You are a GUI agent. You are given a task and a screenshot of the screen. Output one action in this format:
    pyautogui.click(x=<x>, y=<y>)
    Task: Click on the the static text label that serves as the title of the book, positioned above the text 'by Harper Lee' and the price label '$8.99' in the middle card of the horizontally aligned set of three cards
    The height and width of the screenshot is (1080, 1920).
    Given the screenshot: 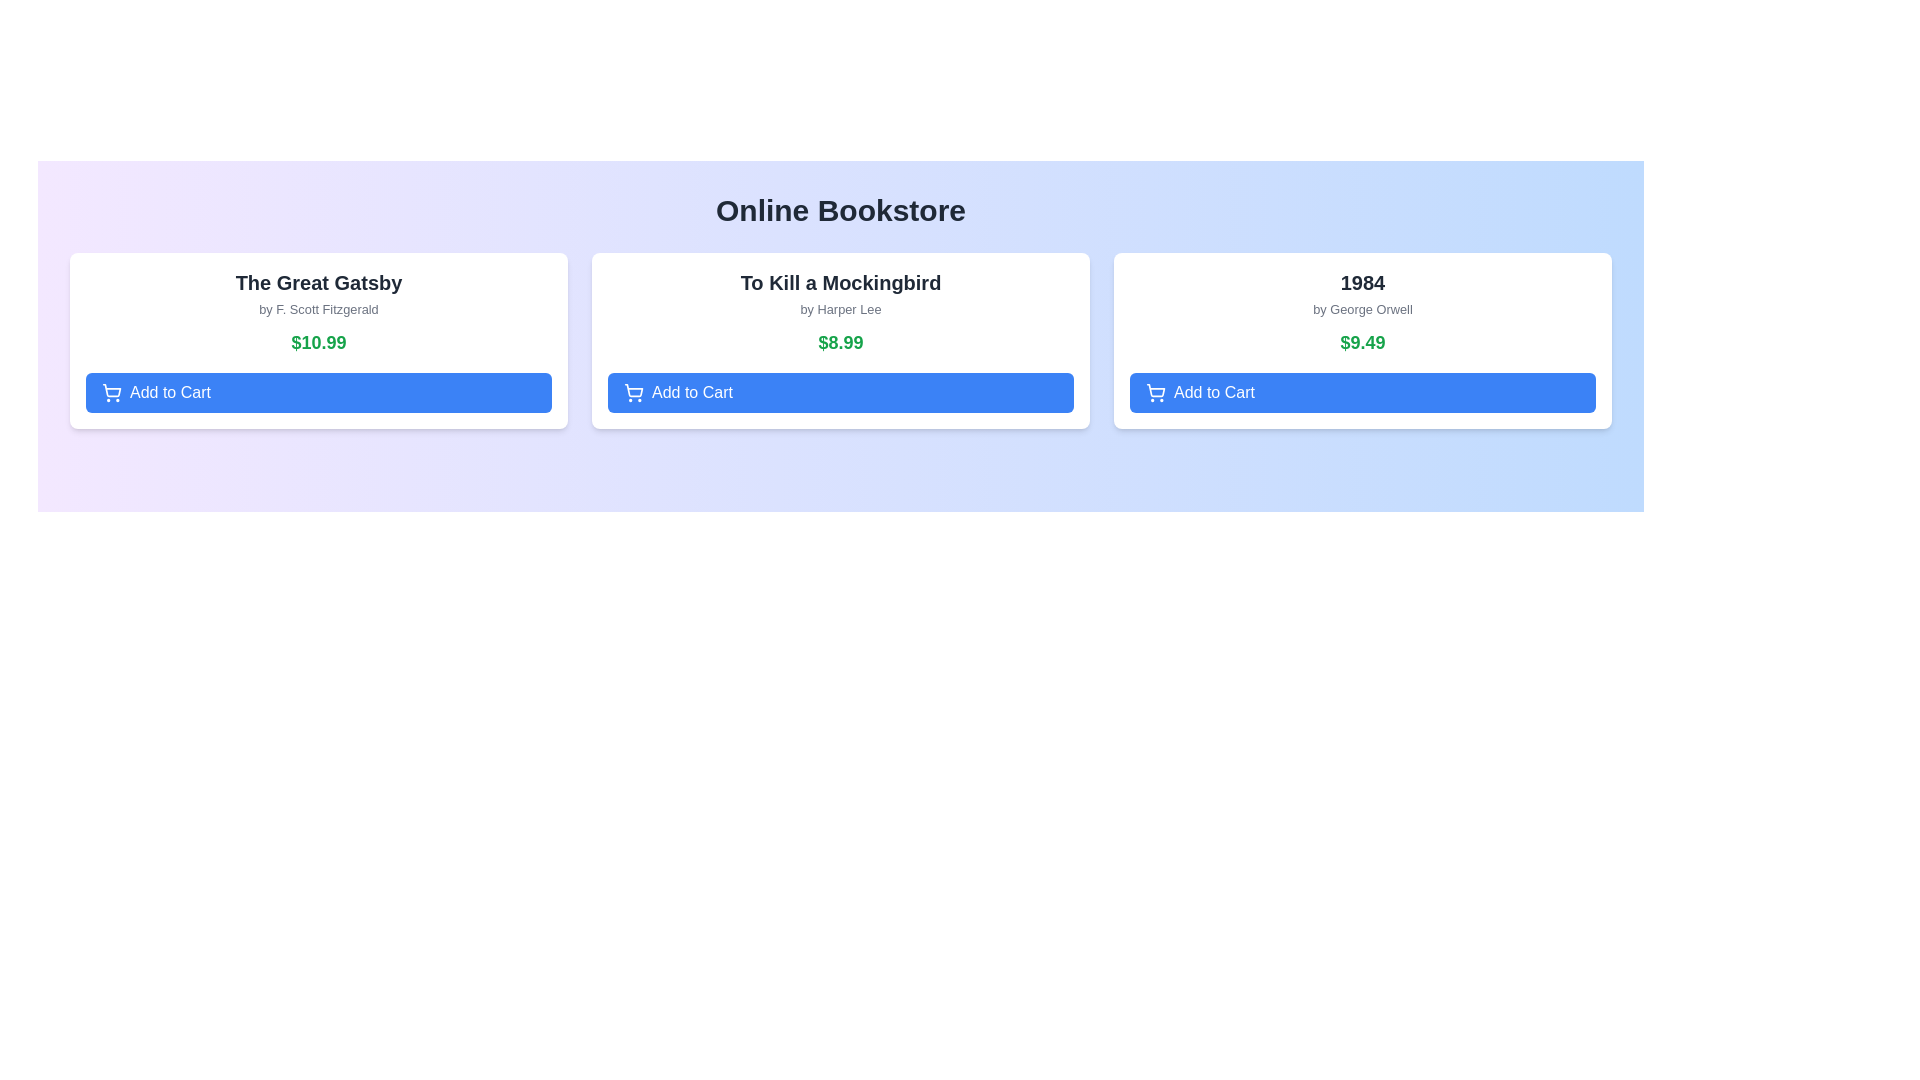 What is the action you would take?
    pyautogui.click(x=840, y=282)
    